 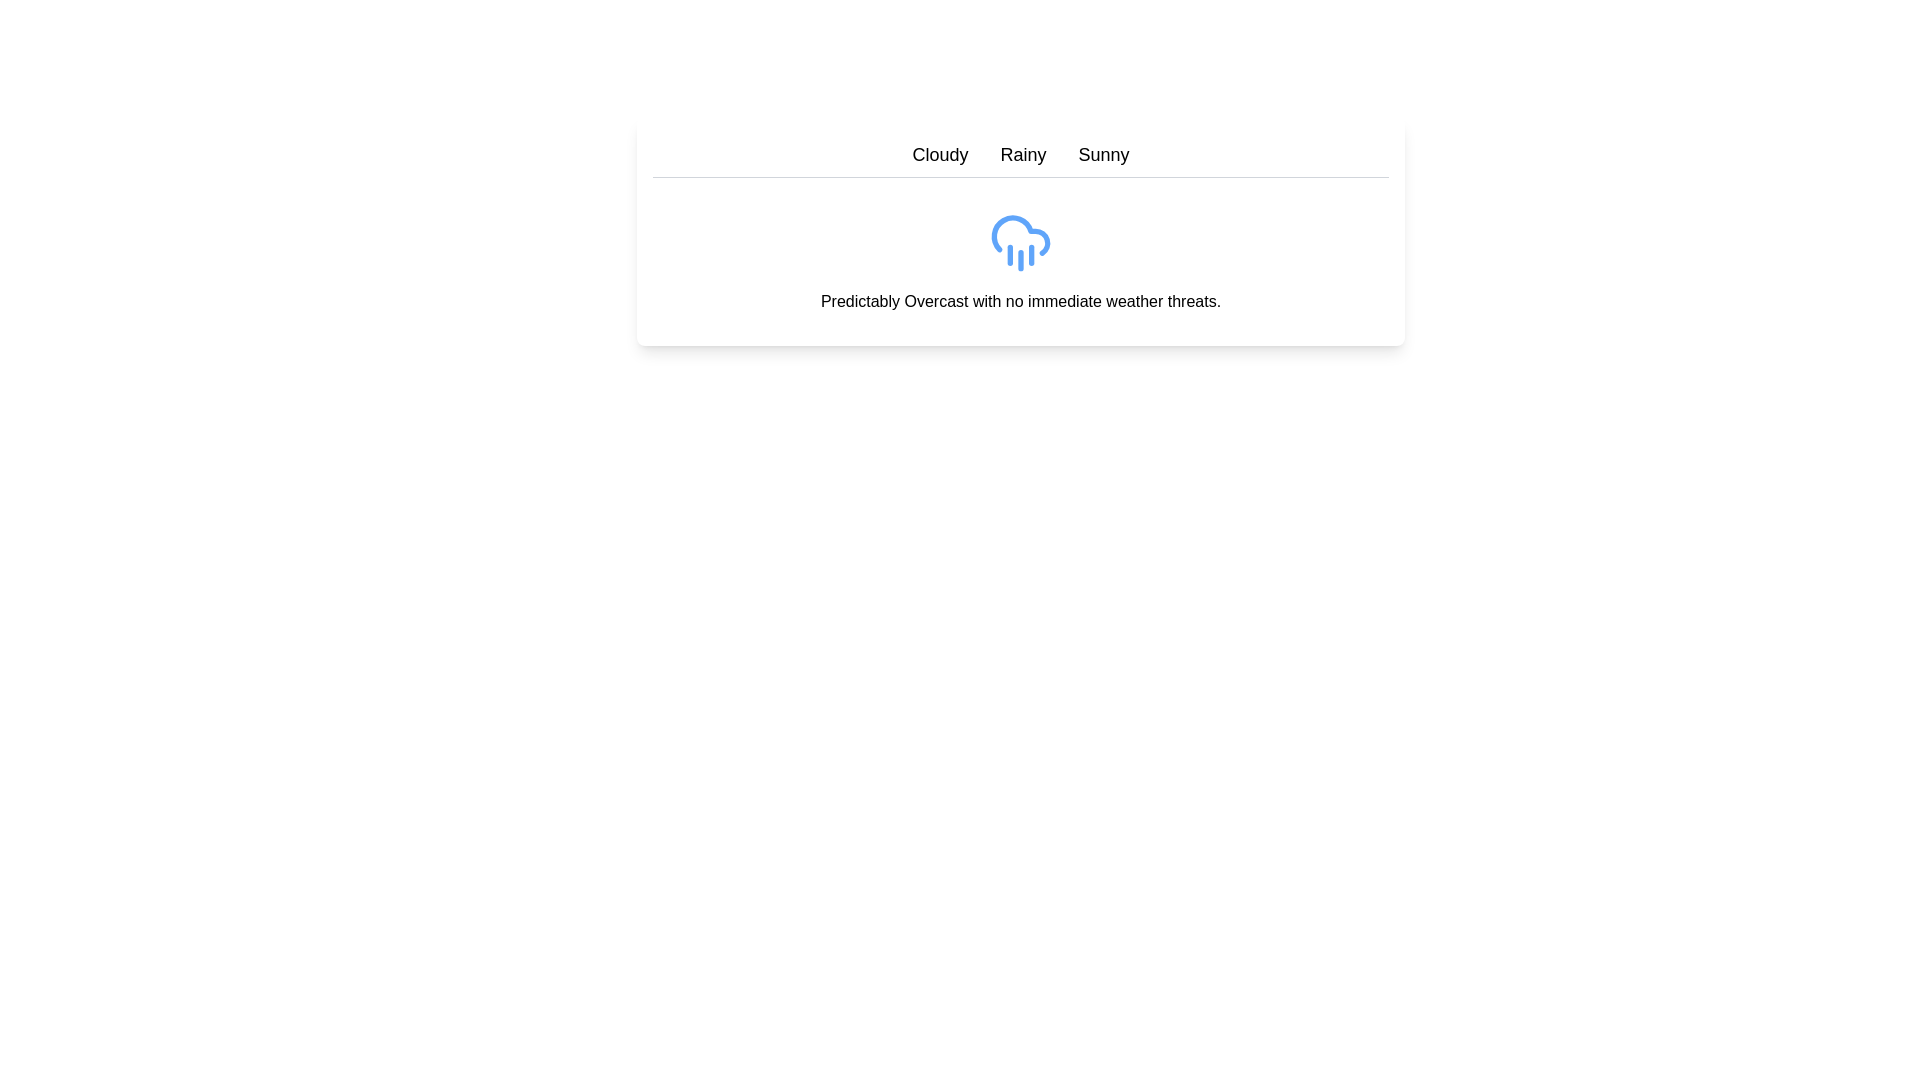 I want to click on the 'Rainy' text button, so click(x=1023, y=153).